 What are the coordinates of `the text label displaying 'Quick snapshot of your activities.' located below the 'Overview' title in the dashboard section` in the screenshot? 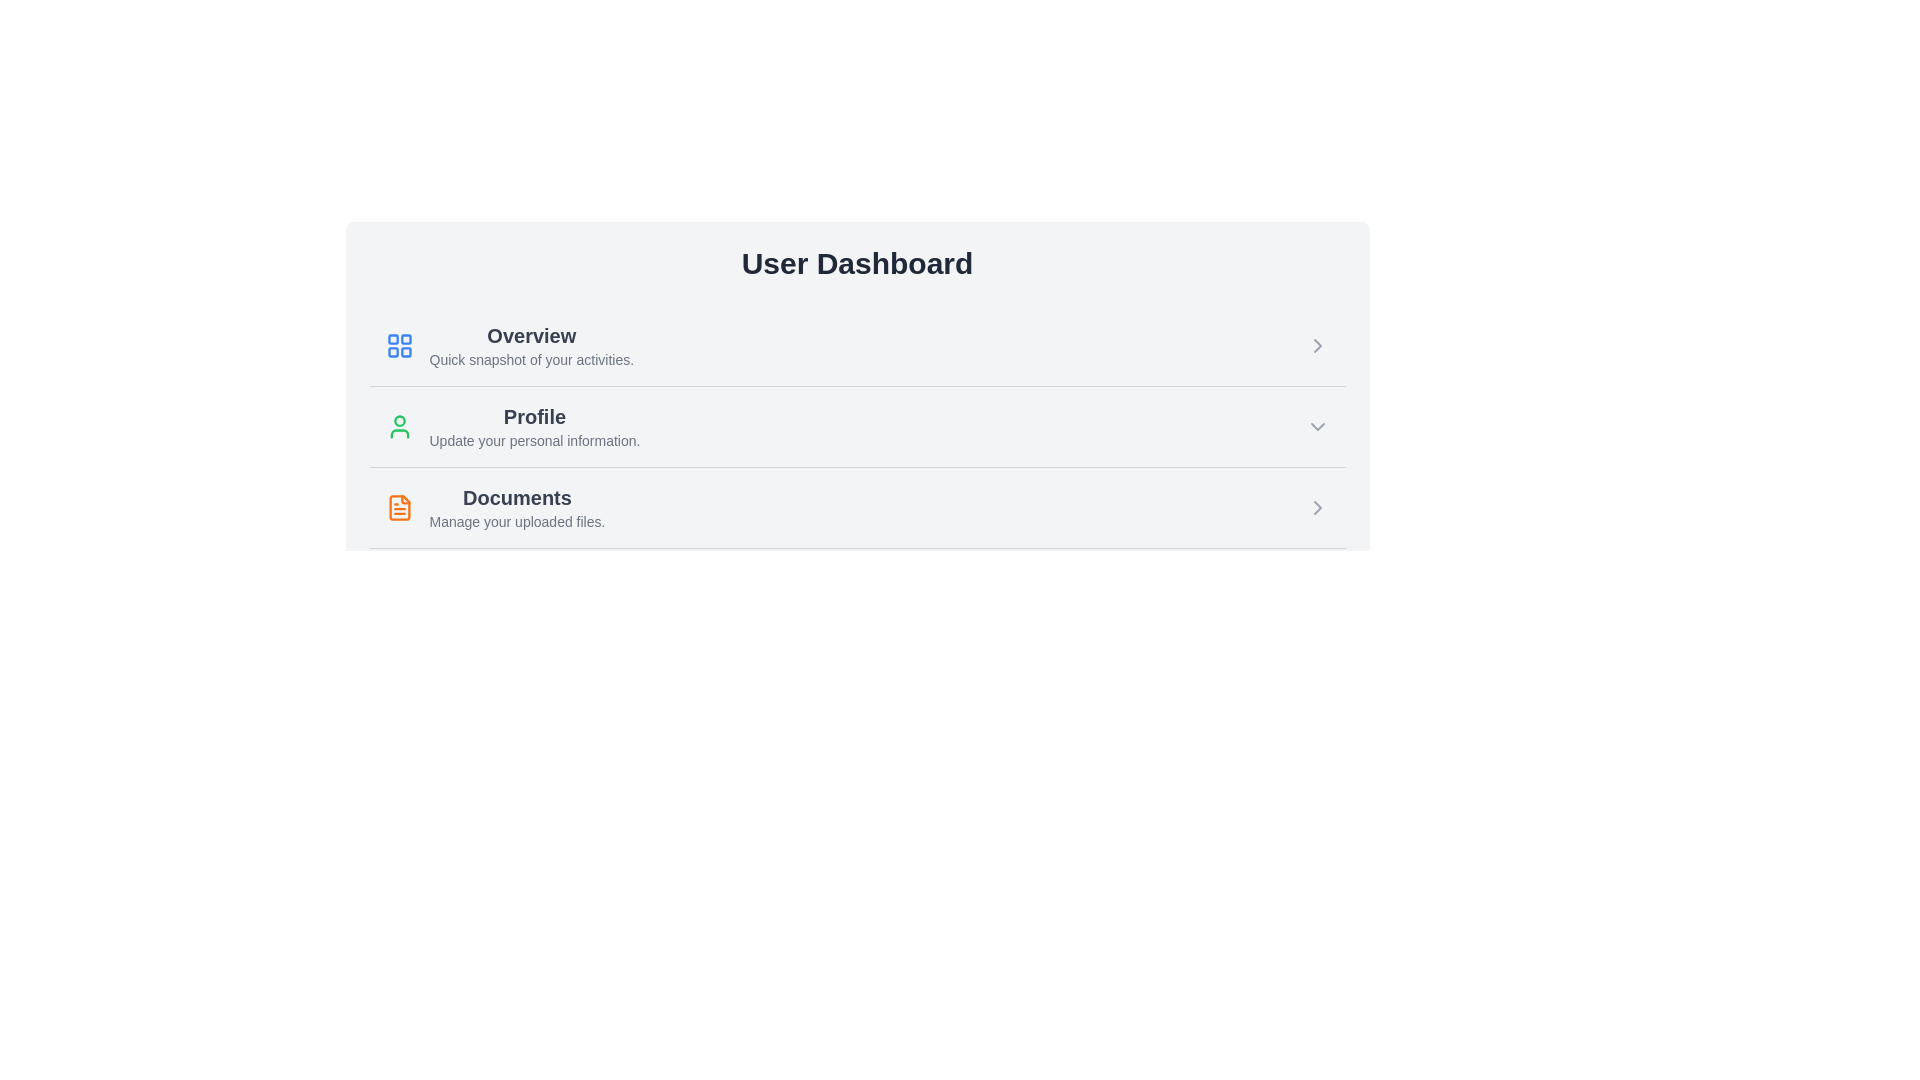 It's located at (531, 358).